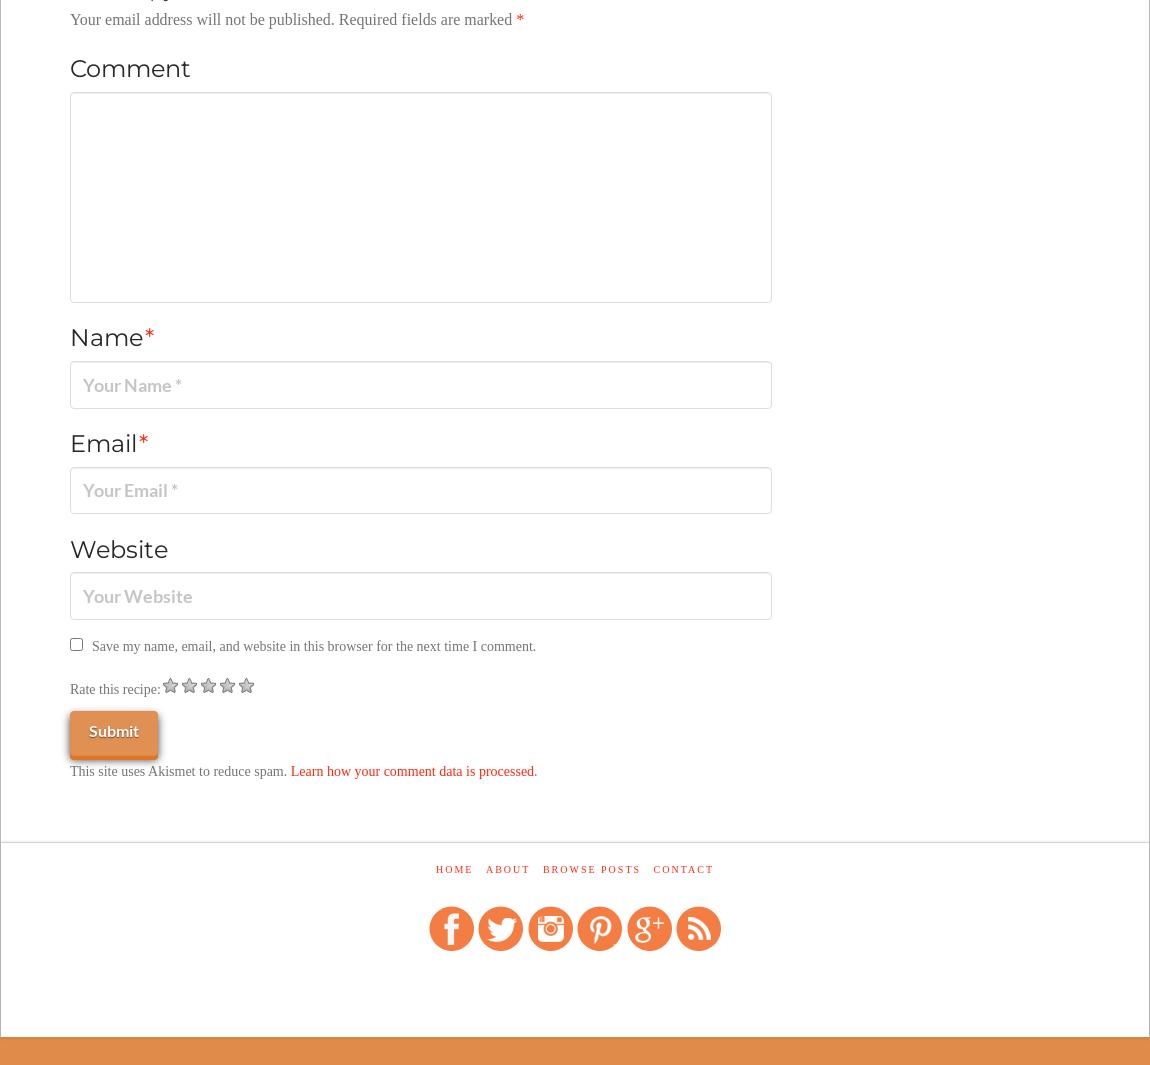 Image resolution: width=1150 pixels, height=1065 pixels. I want to click on 'Comment', so click(128, 66).